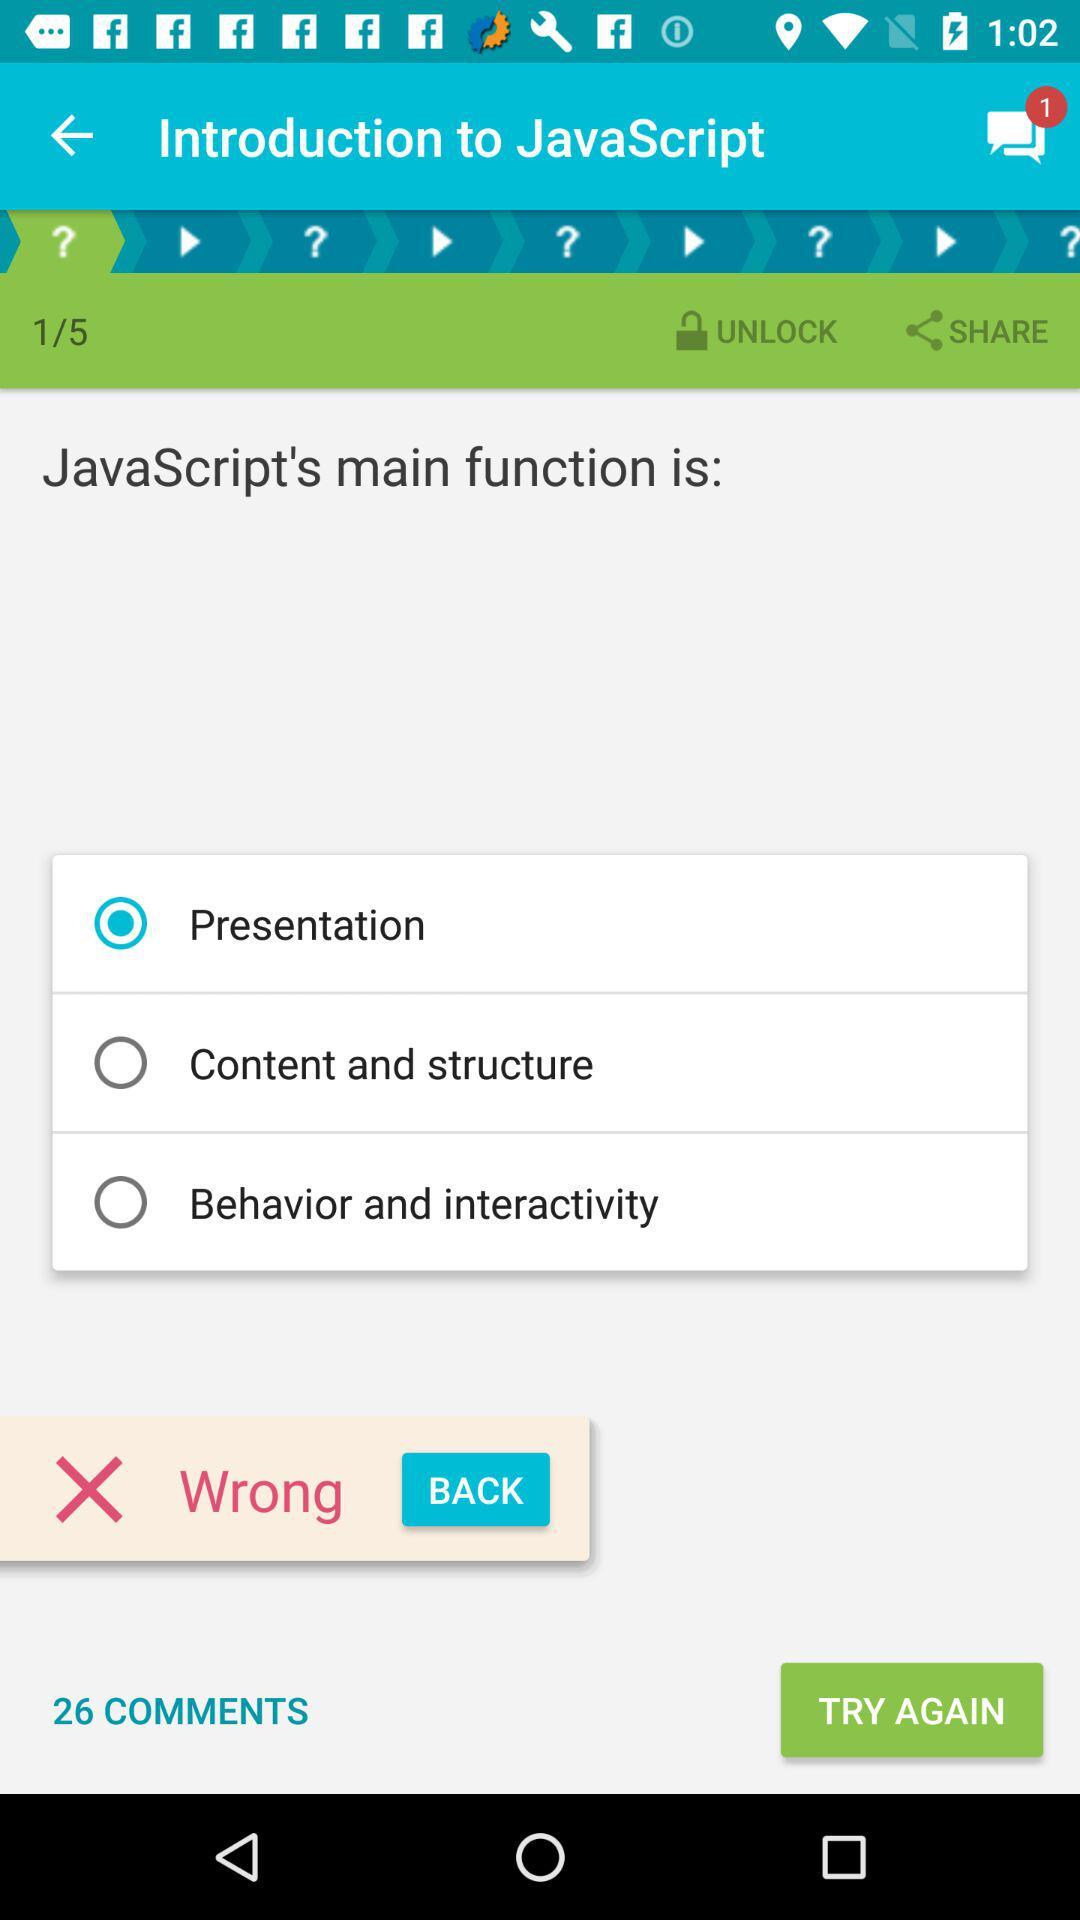 This screenshot has width=1080, height=1920. Describe the element at coordinates (189, 240) in the screenshot. I see `step` at that location.